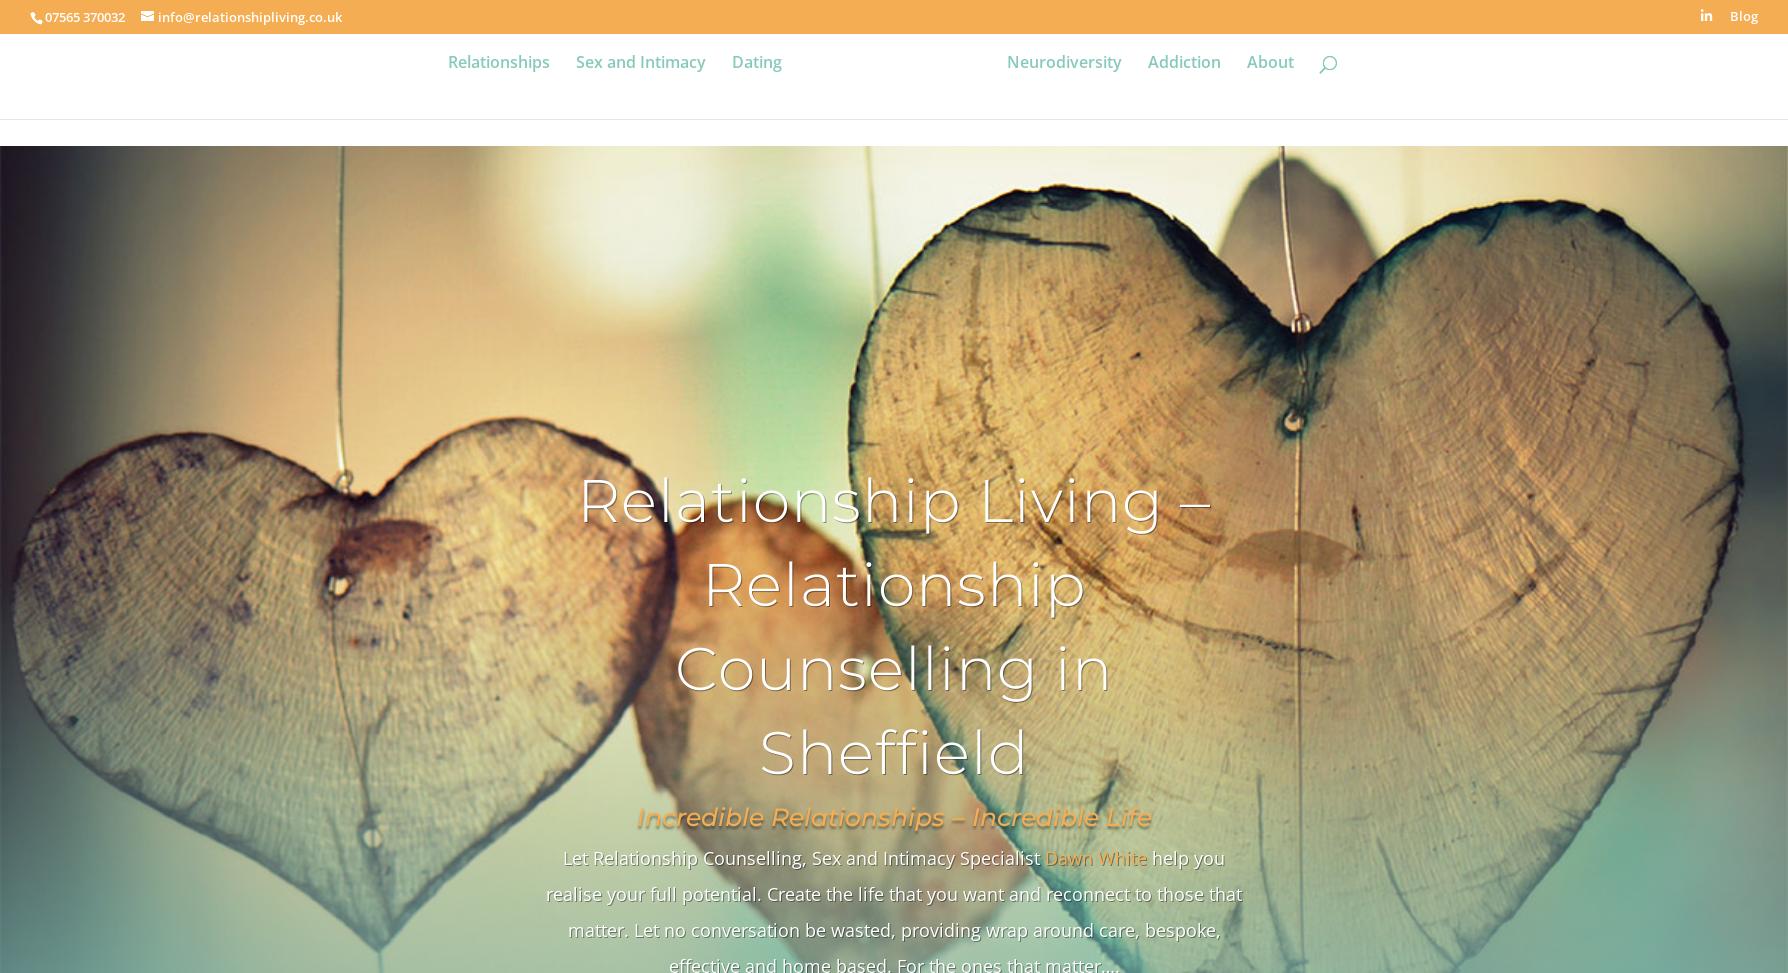 The width and height of the screenshot is (1788, 973). What do you see at coordinates (497, 89) in the screenshot?
I see `'Relationships'` at bounding box center [497, 89].